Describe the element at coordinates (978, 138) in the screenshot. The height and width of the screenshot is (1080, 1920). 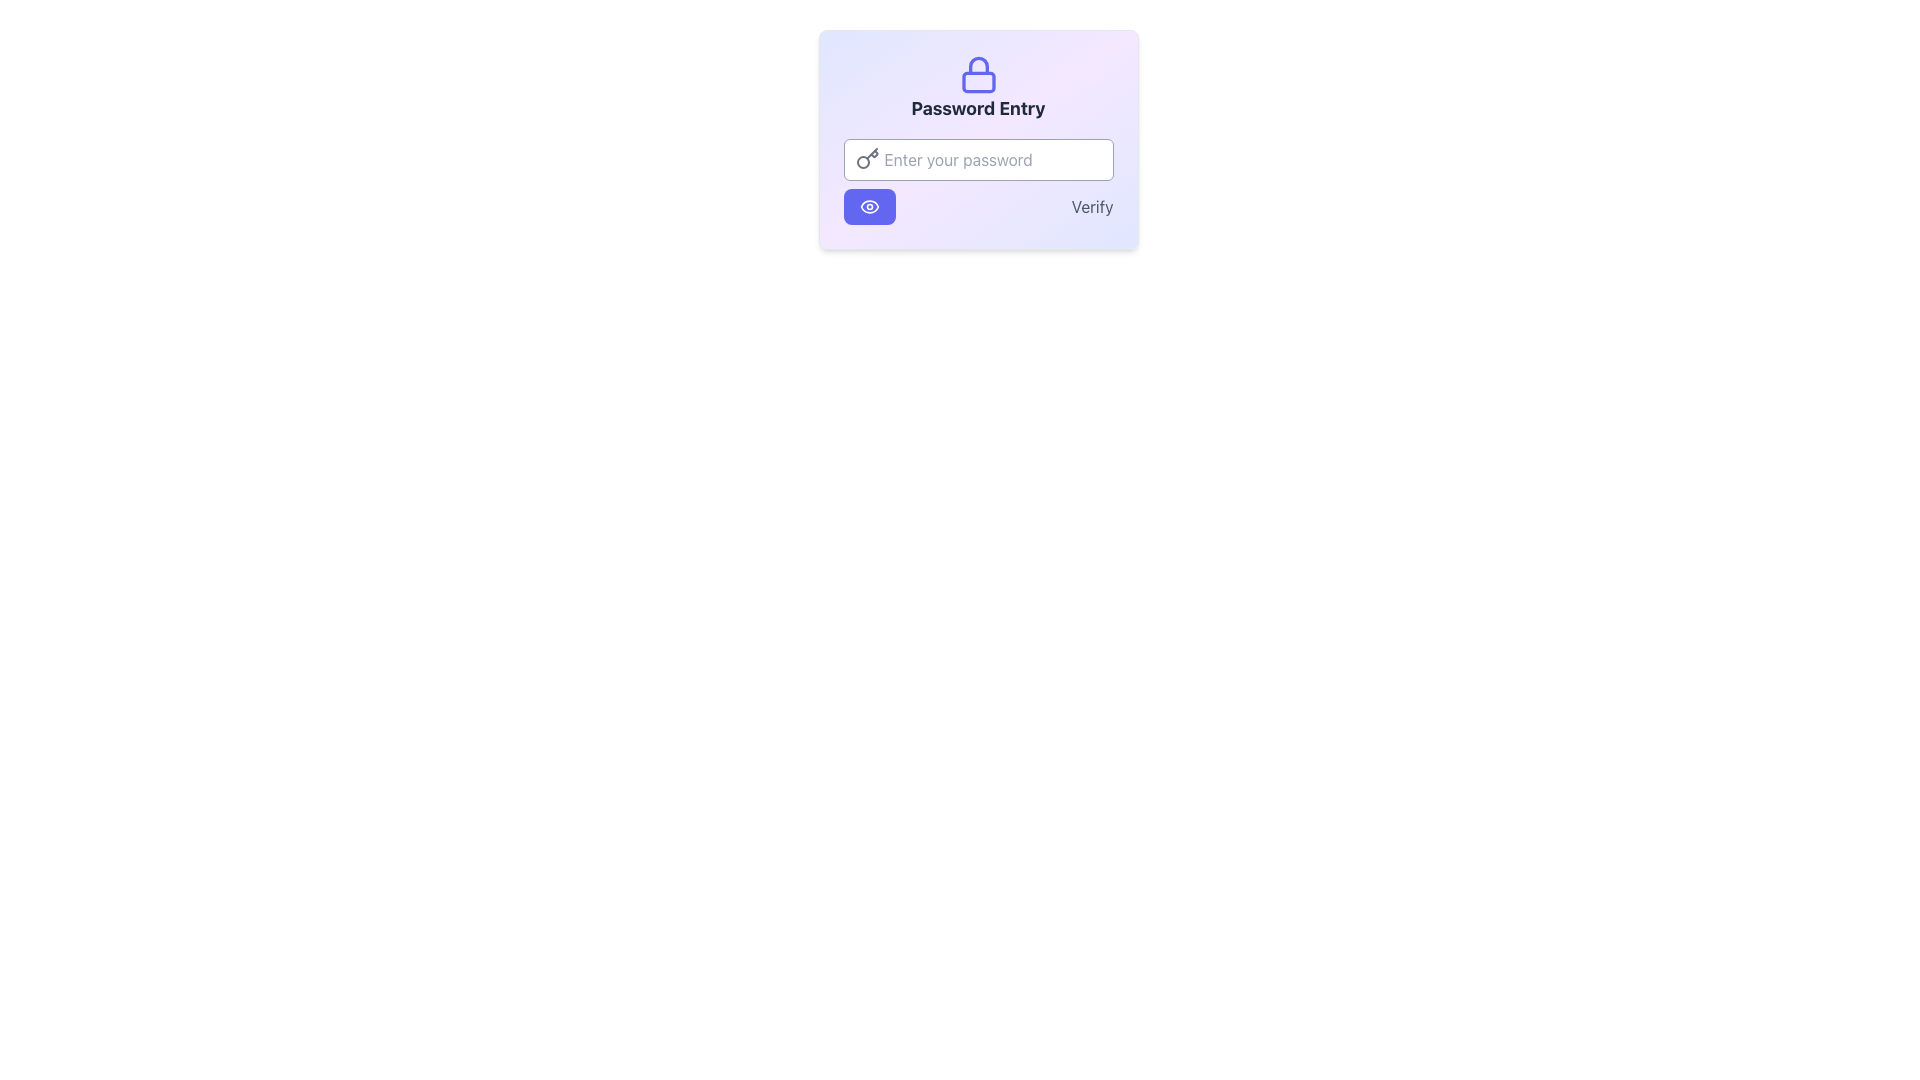
I see `the password input field located below the 'Password Entry' heading to focus on it for user authentication` at that location.